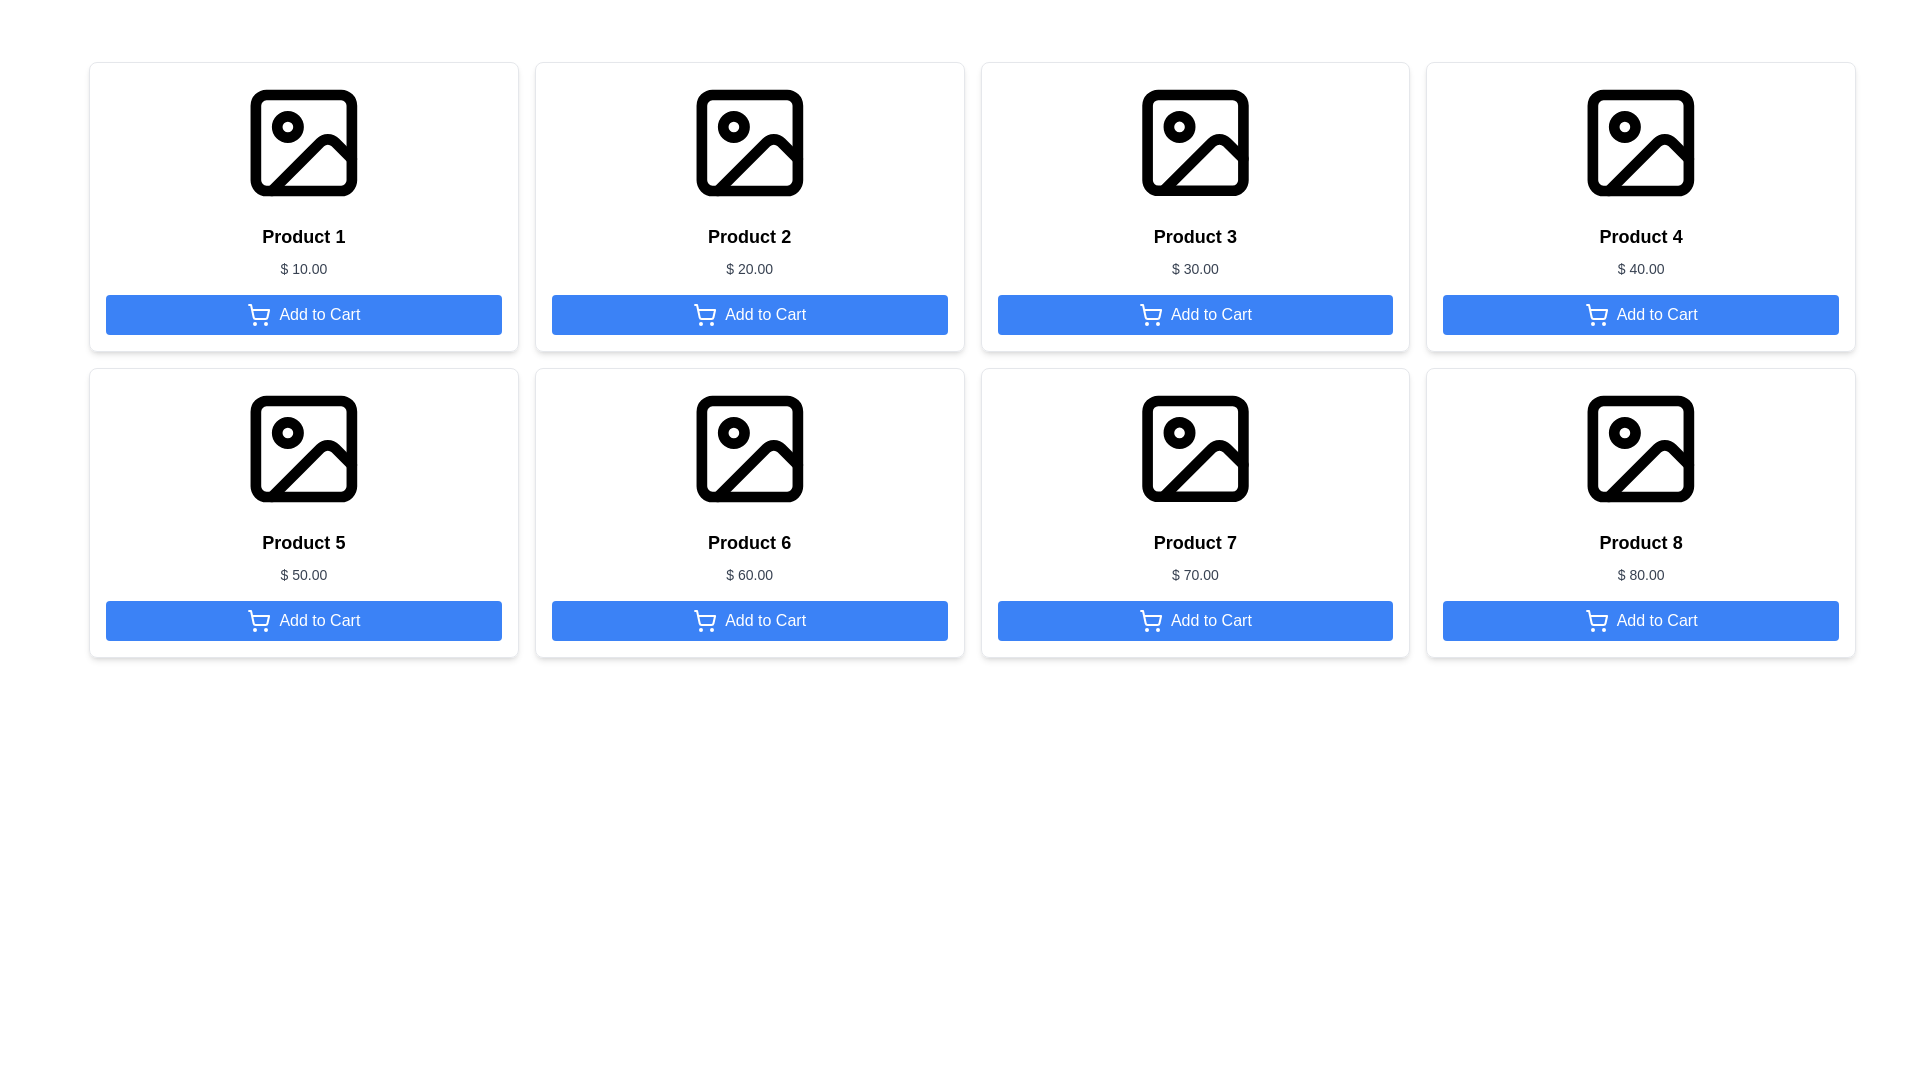 This screenshot has width=1920, height=1080. I want to click on the outlined shopping cart icon located to the left of the 'Add to Cart' button under 'Product 5' on the interface grid, so click(258, 620).